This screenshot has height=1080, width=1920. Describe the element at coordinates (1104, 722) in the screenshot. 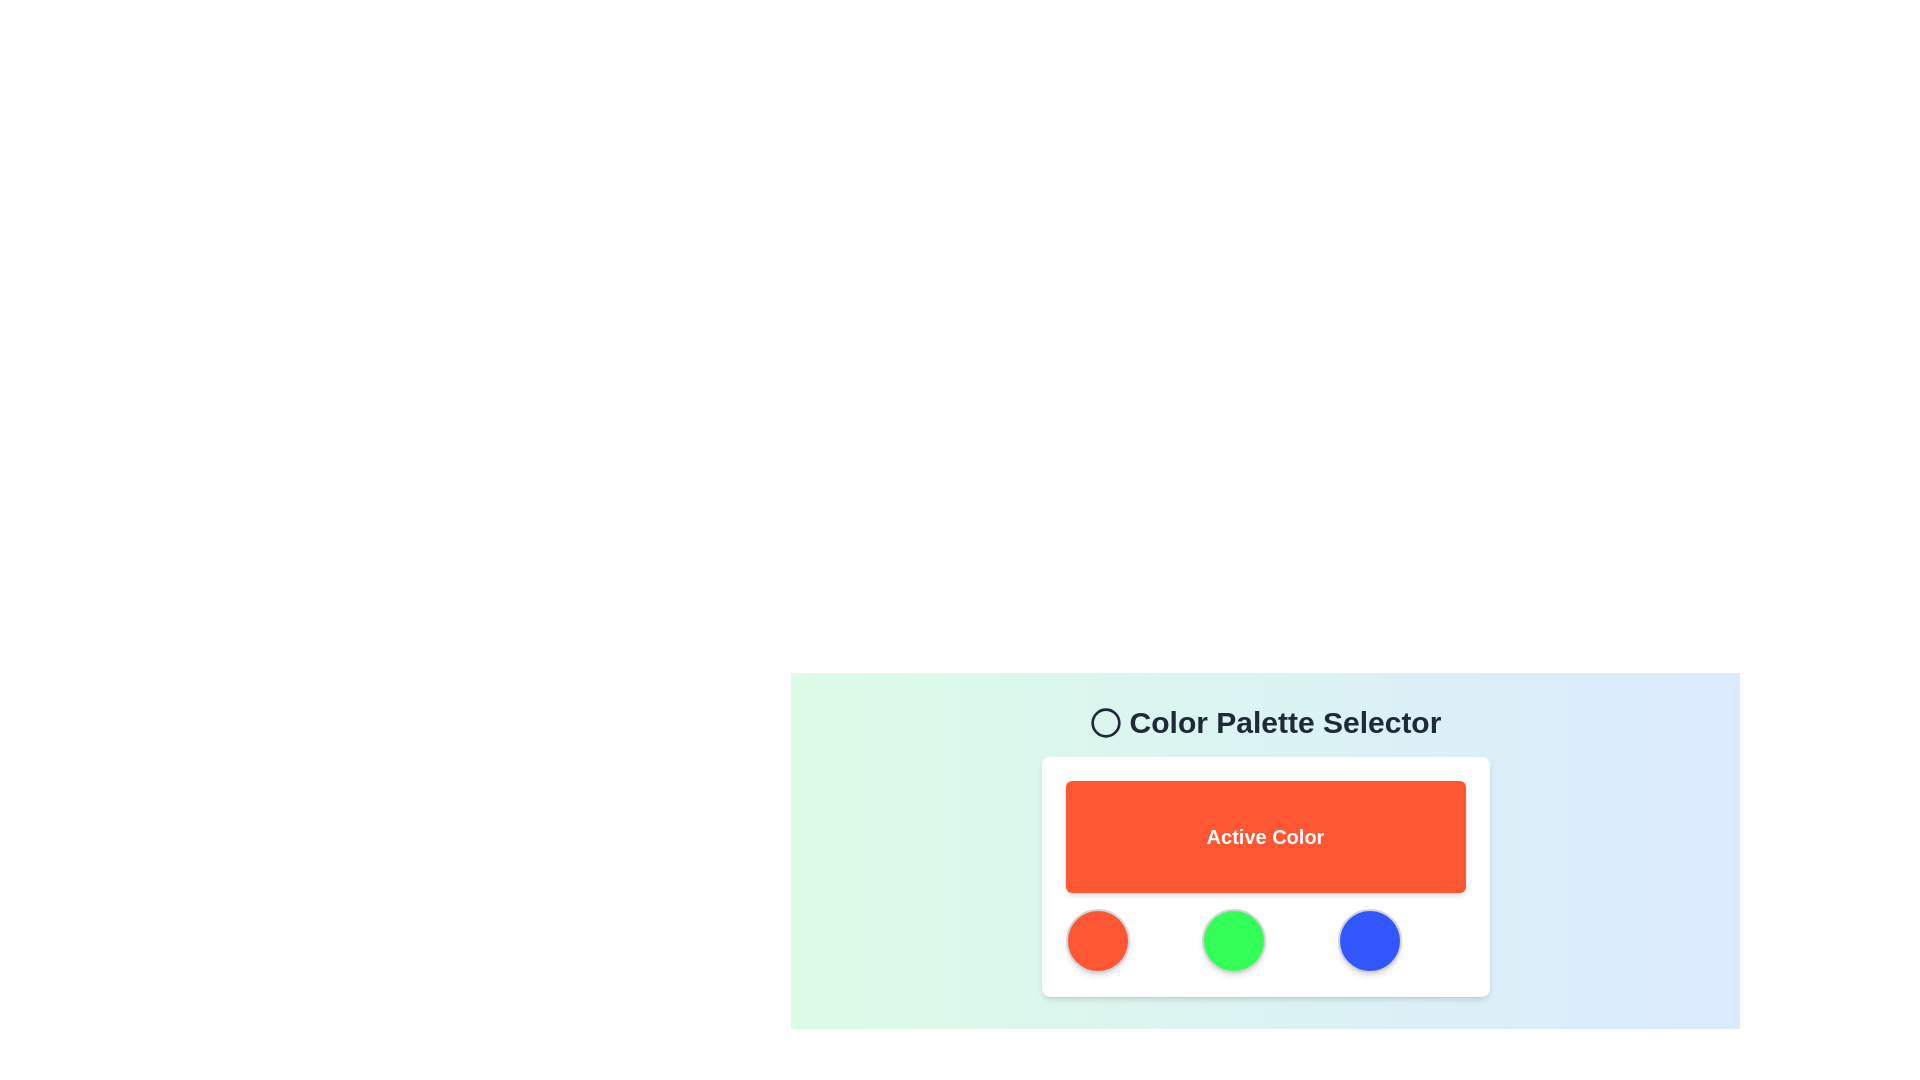

I see `the filled circle graphic element that is part of the Color Palette Selector icon, located near the upper-left corner of the widget` at that location.